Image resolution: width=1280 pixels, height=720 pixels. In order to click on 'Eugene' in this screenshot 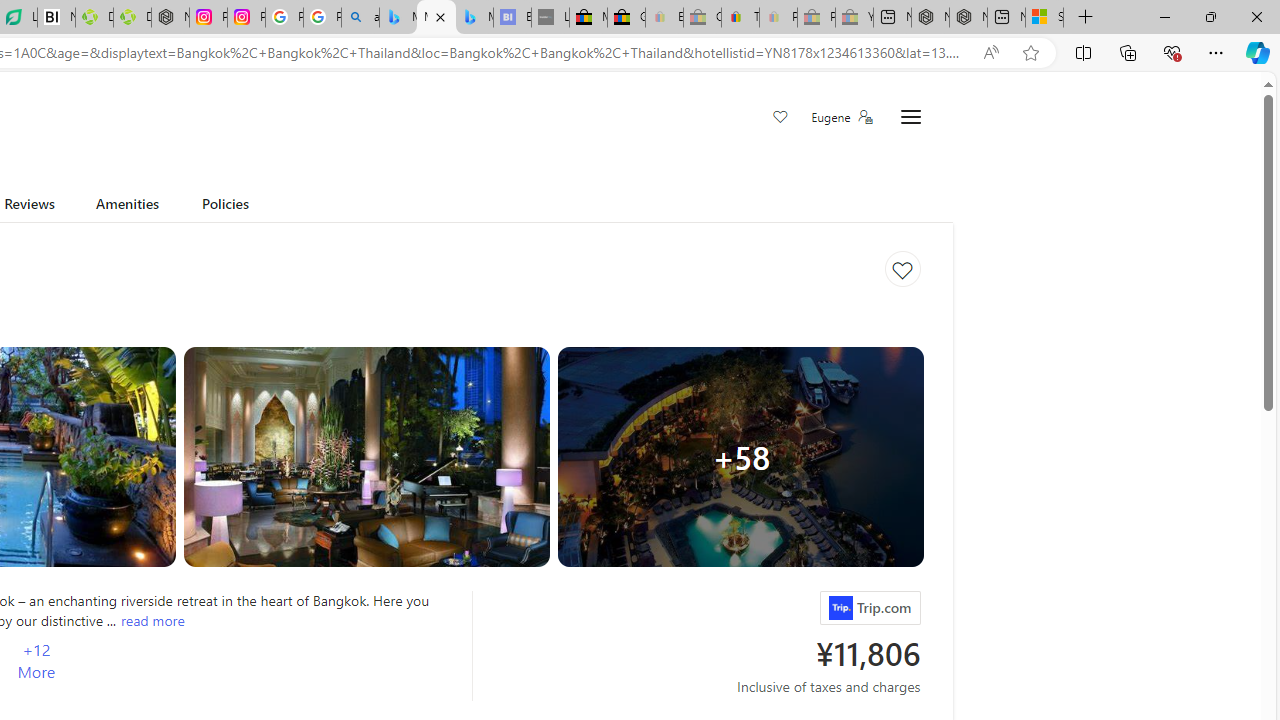, I will do `click(841, 117)`.